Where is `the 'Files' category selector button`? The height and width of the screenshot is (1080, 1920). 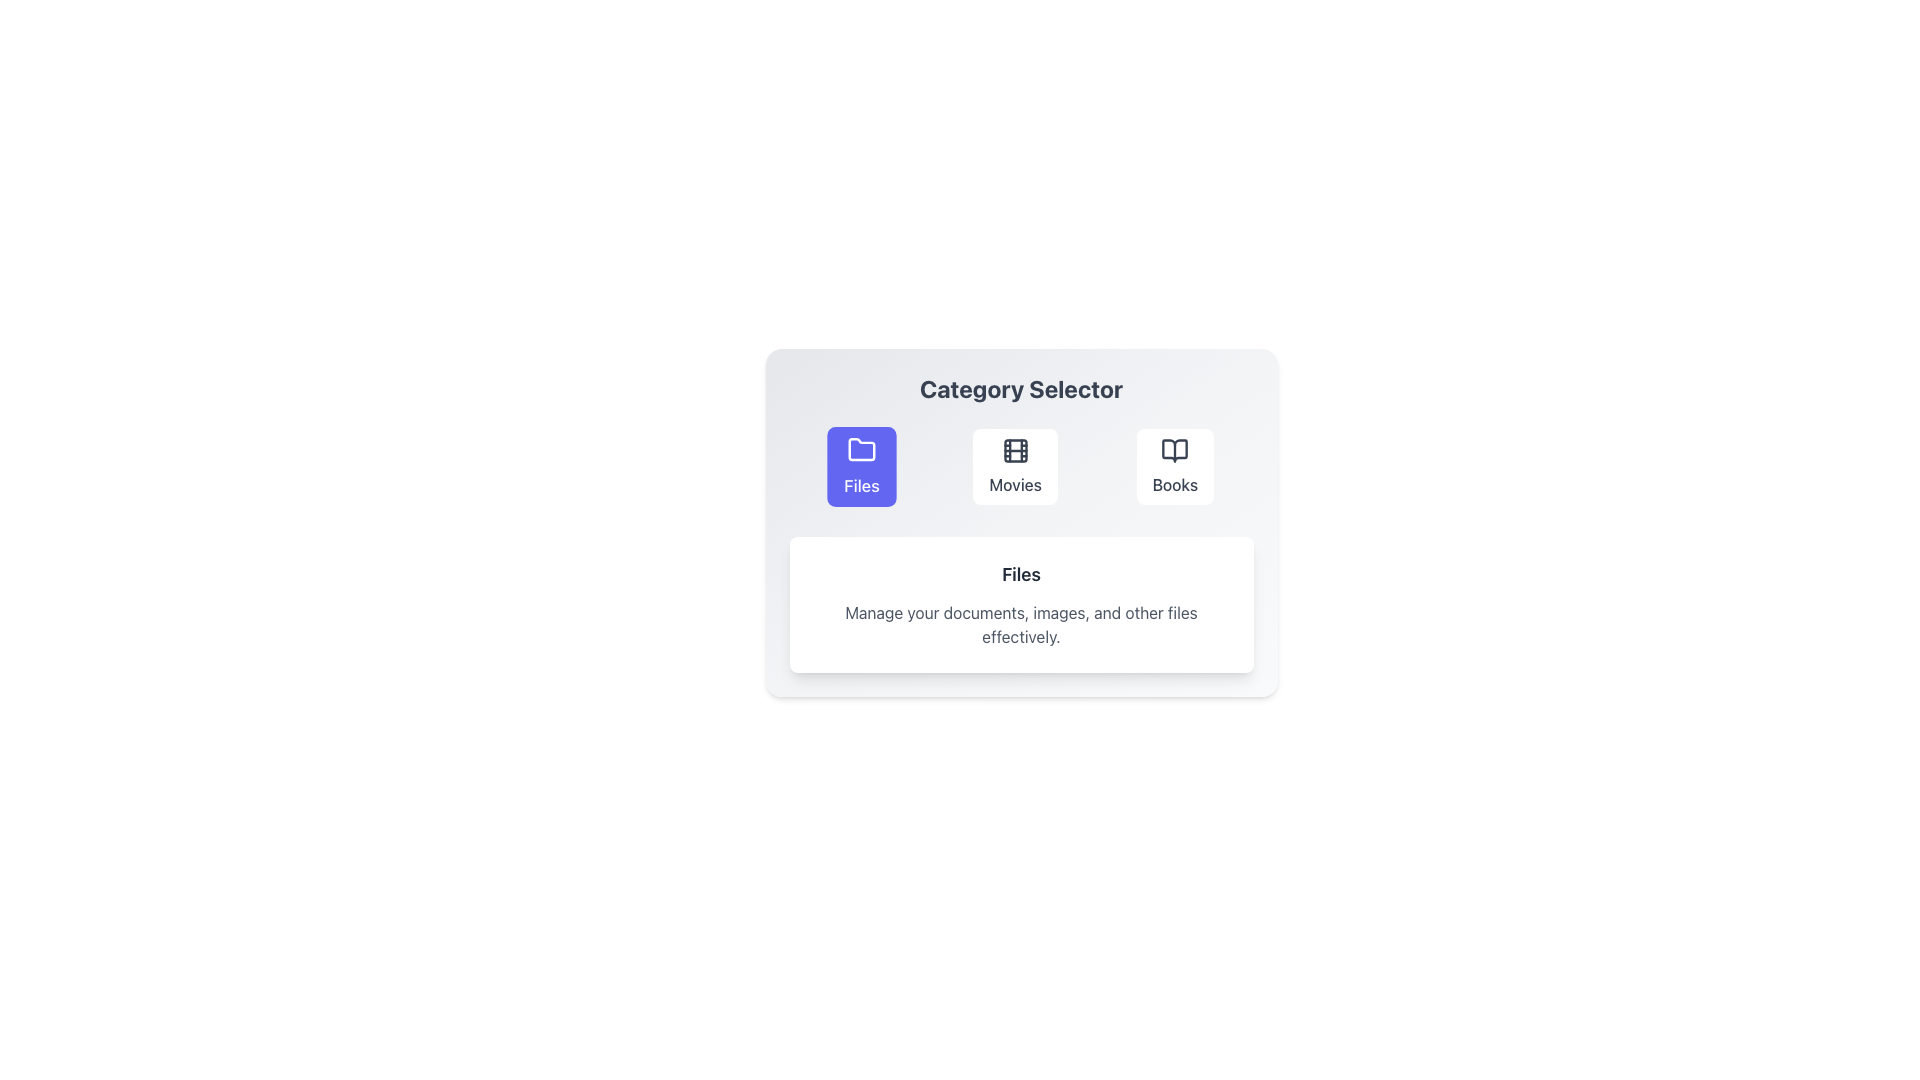 the 'Files' category selector button is located at coordinates (861, 466).